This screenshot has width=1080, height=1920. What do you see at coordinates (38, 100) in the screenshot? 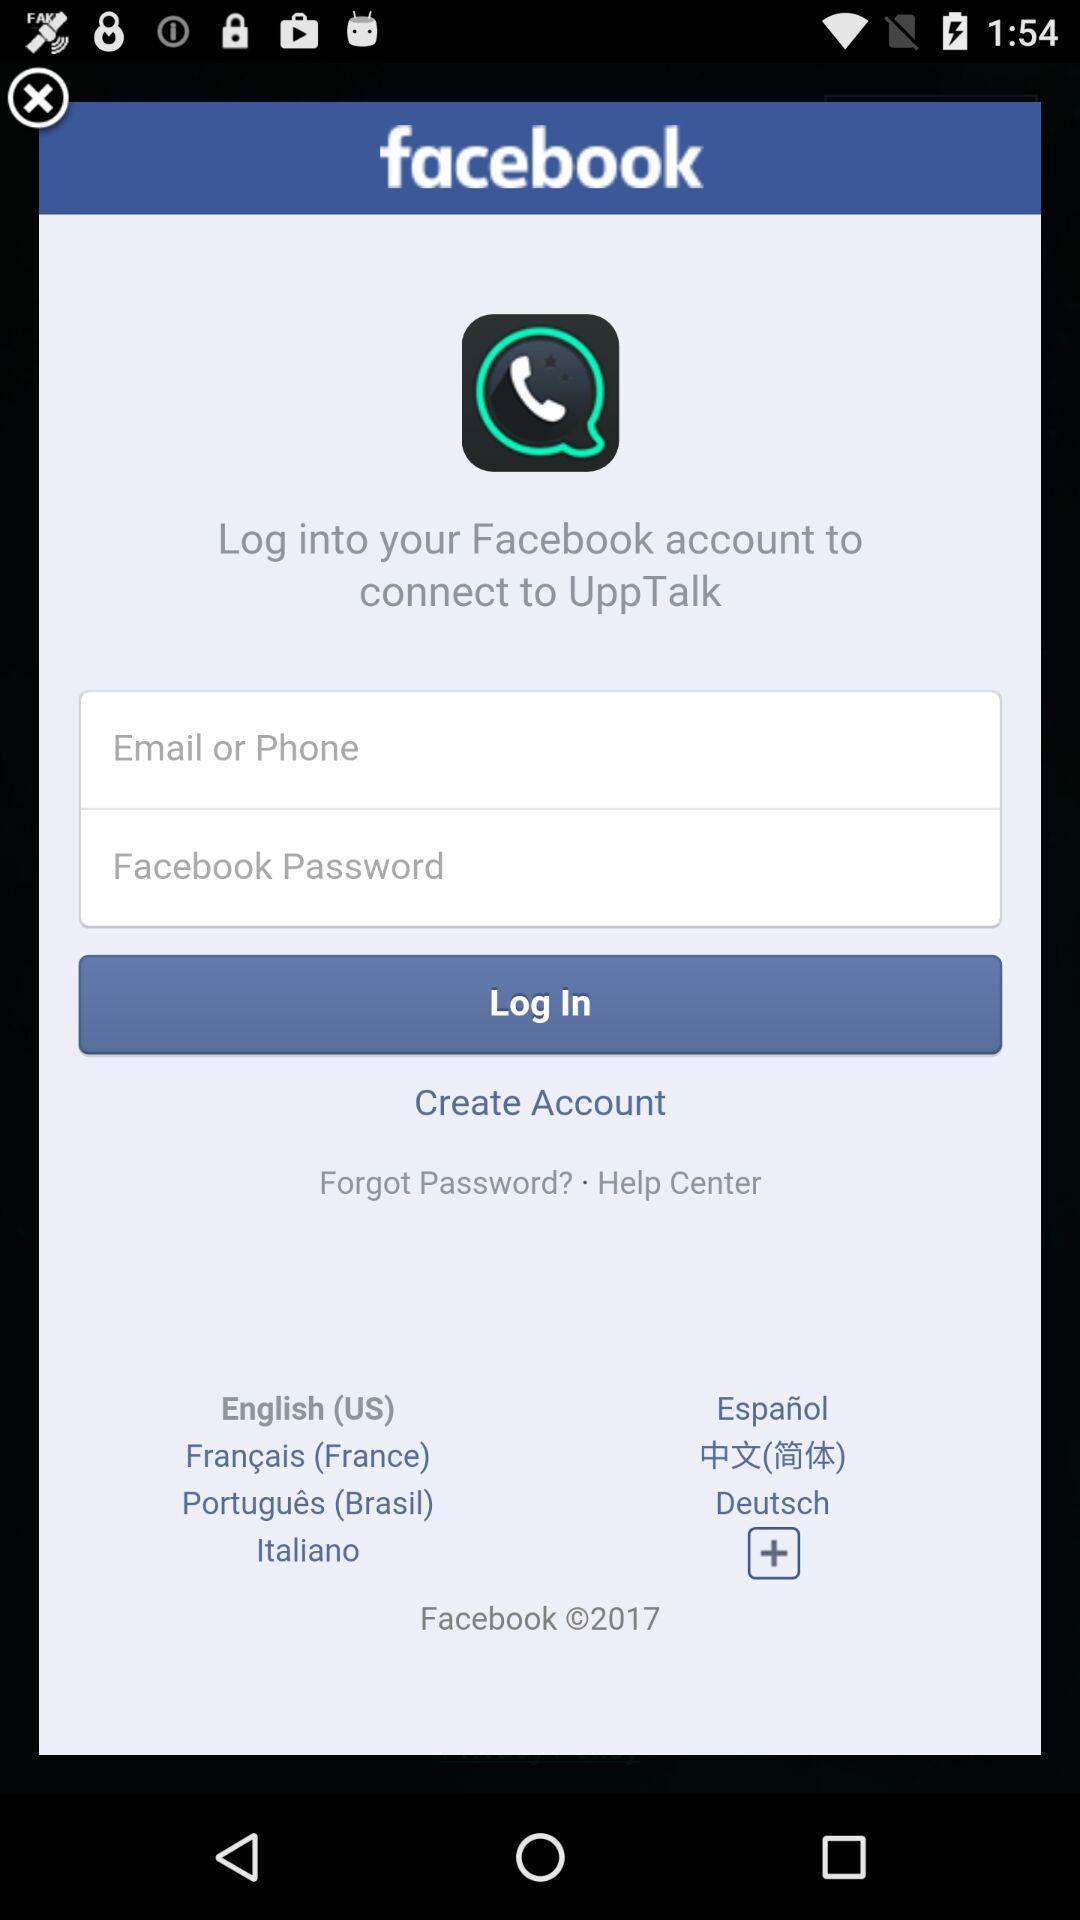
I see `close` at bounding box center [38, 100].